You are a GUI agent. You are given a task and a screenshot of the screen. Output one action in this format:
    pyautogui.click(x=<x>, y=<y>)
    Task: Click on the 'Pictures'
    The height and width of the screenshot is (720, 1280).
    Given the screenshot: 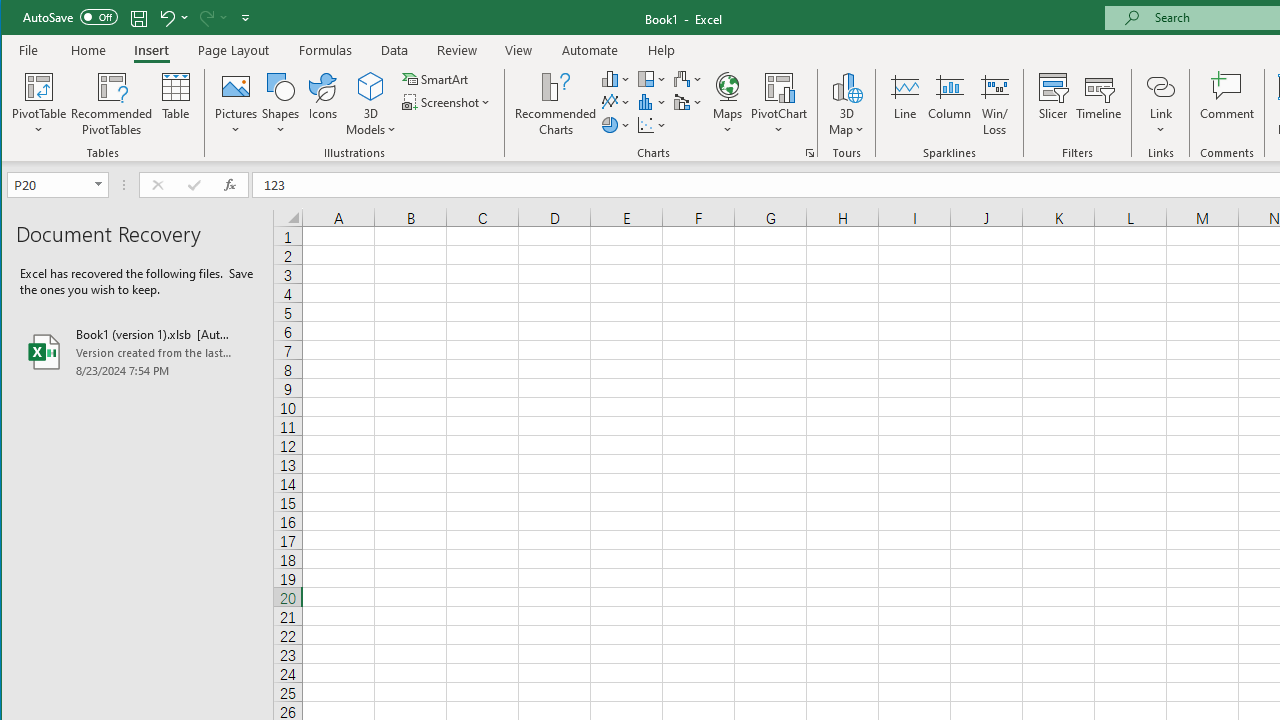 What is the action you would take?
    pyautogui.click(x=236, y=104)
    